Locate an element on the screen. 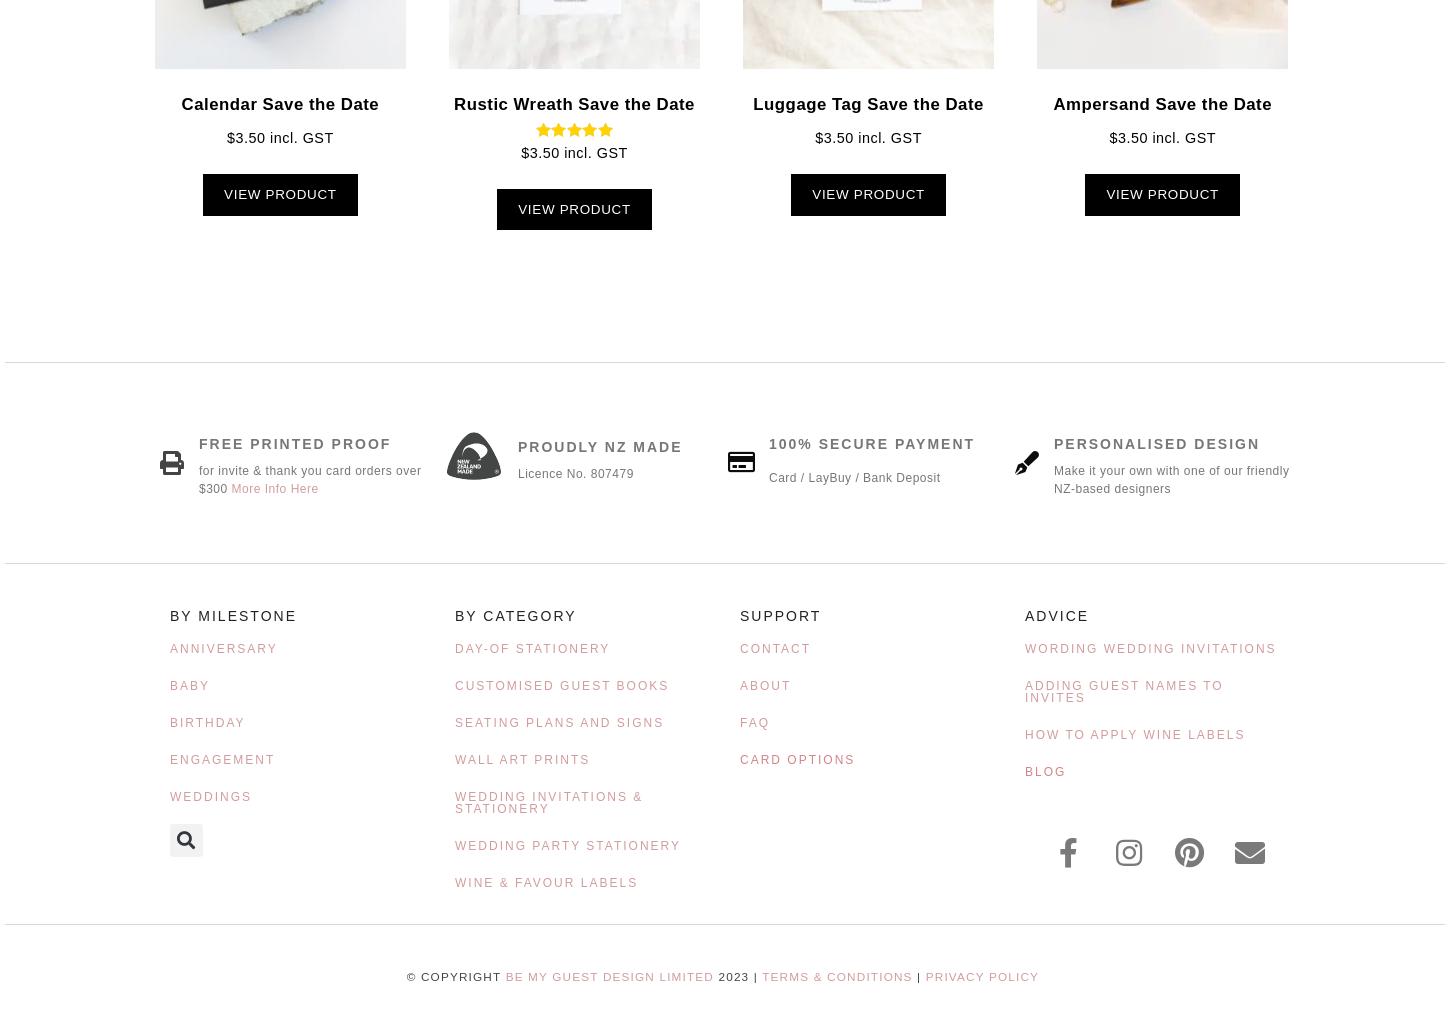  'FAQ' is located at coordinates (739, 721).